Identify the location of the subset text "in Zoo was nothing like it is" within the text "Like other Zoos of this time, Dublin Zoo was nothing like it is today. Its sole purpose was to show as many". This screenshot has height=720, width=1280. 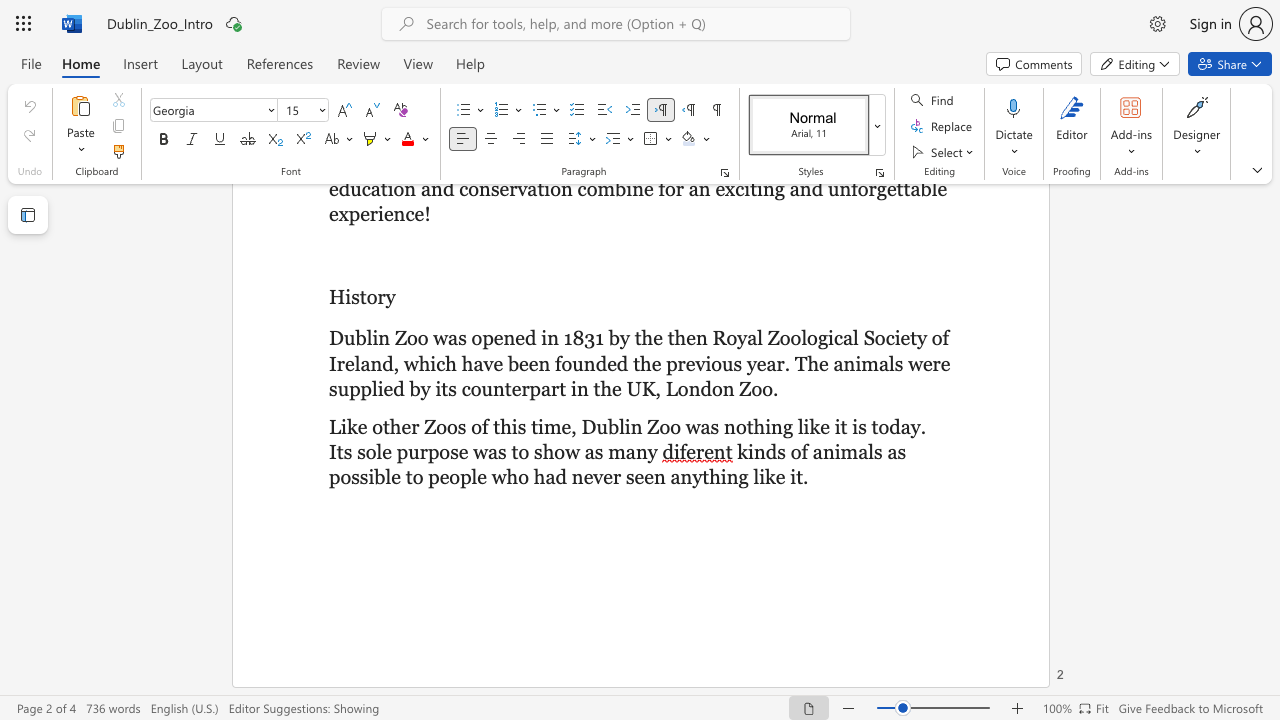
(623, 425).